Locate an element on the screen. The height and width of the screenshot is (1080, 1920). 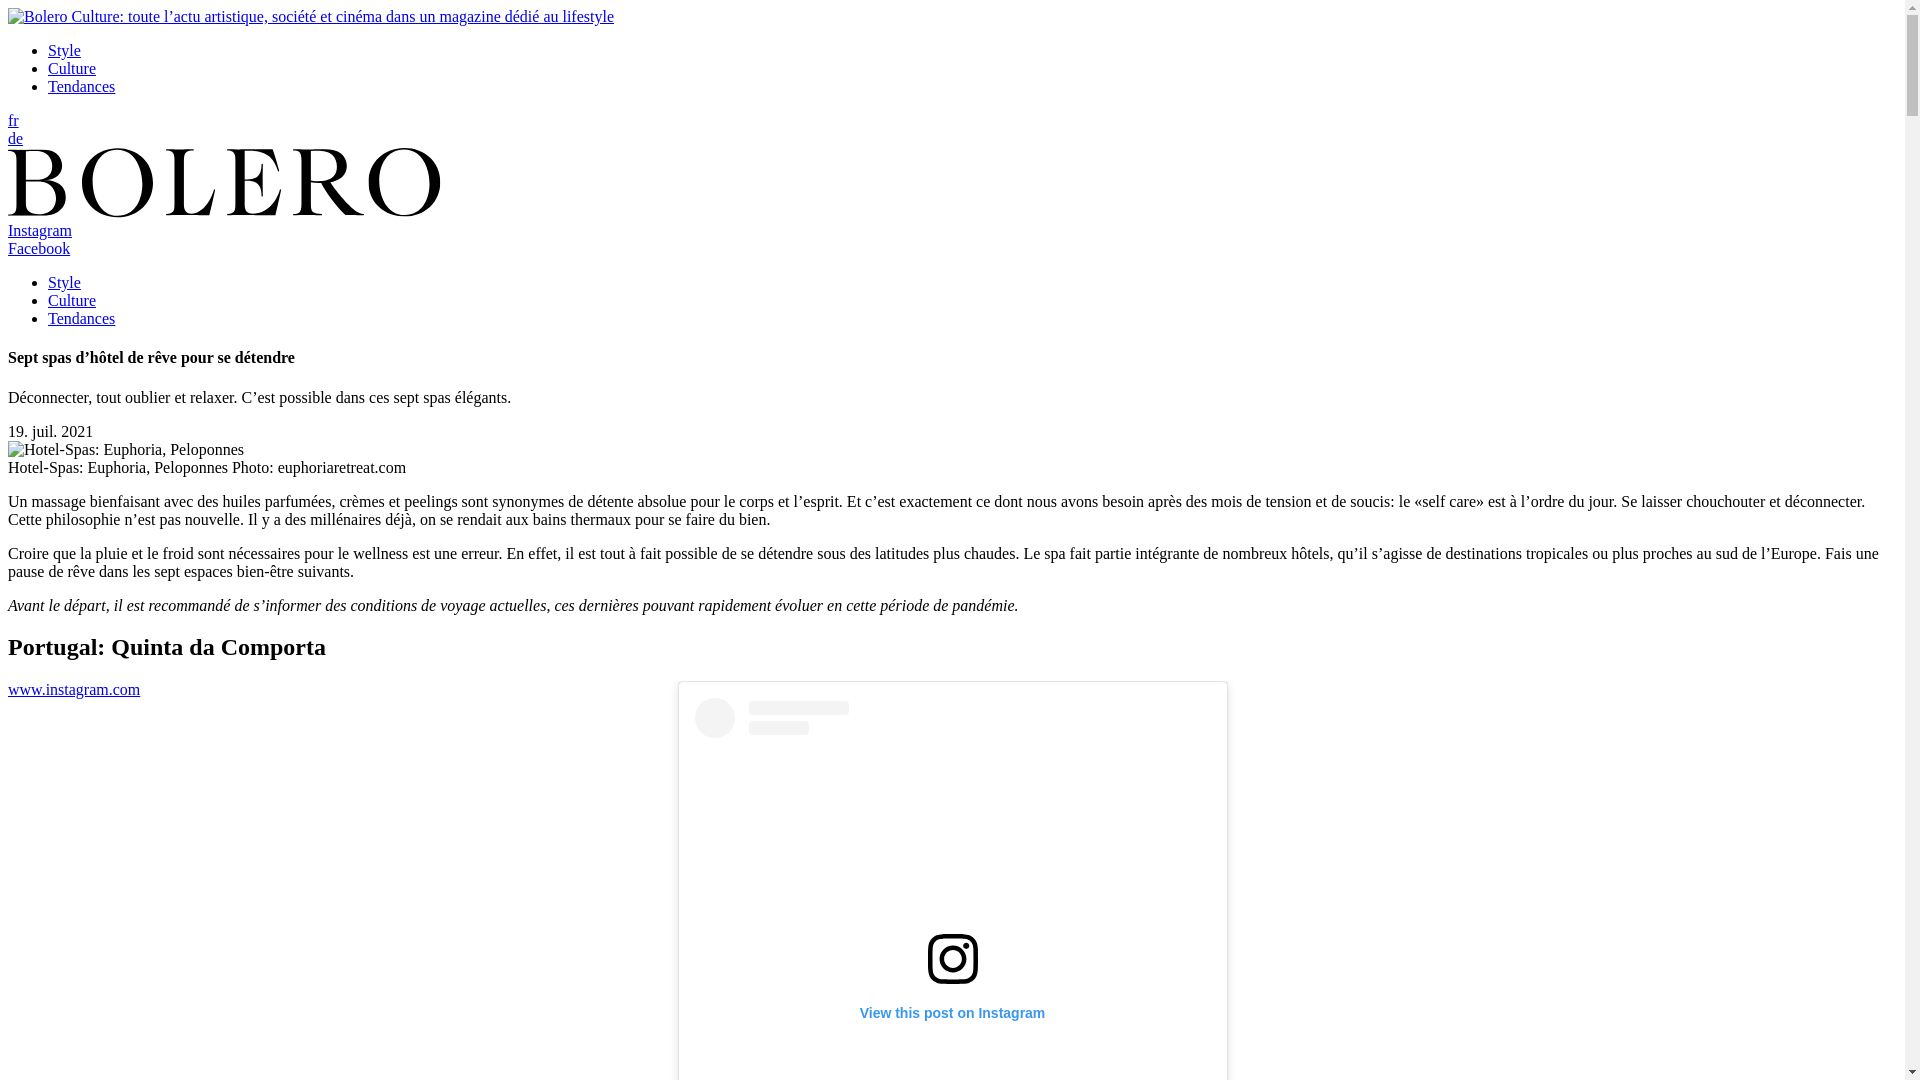
'Hotel-Spas: Euphoria, Peloponnes' is located at coordinates (124, 450).